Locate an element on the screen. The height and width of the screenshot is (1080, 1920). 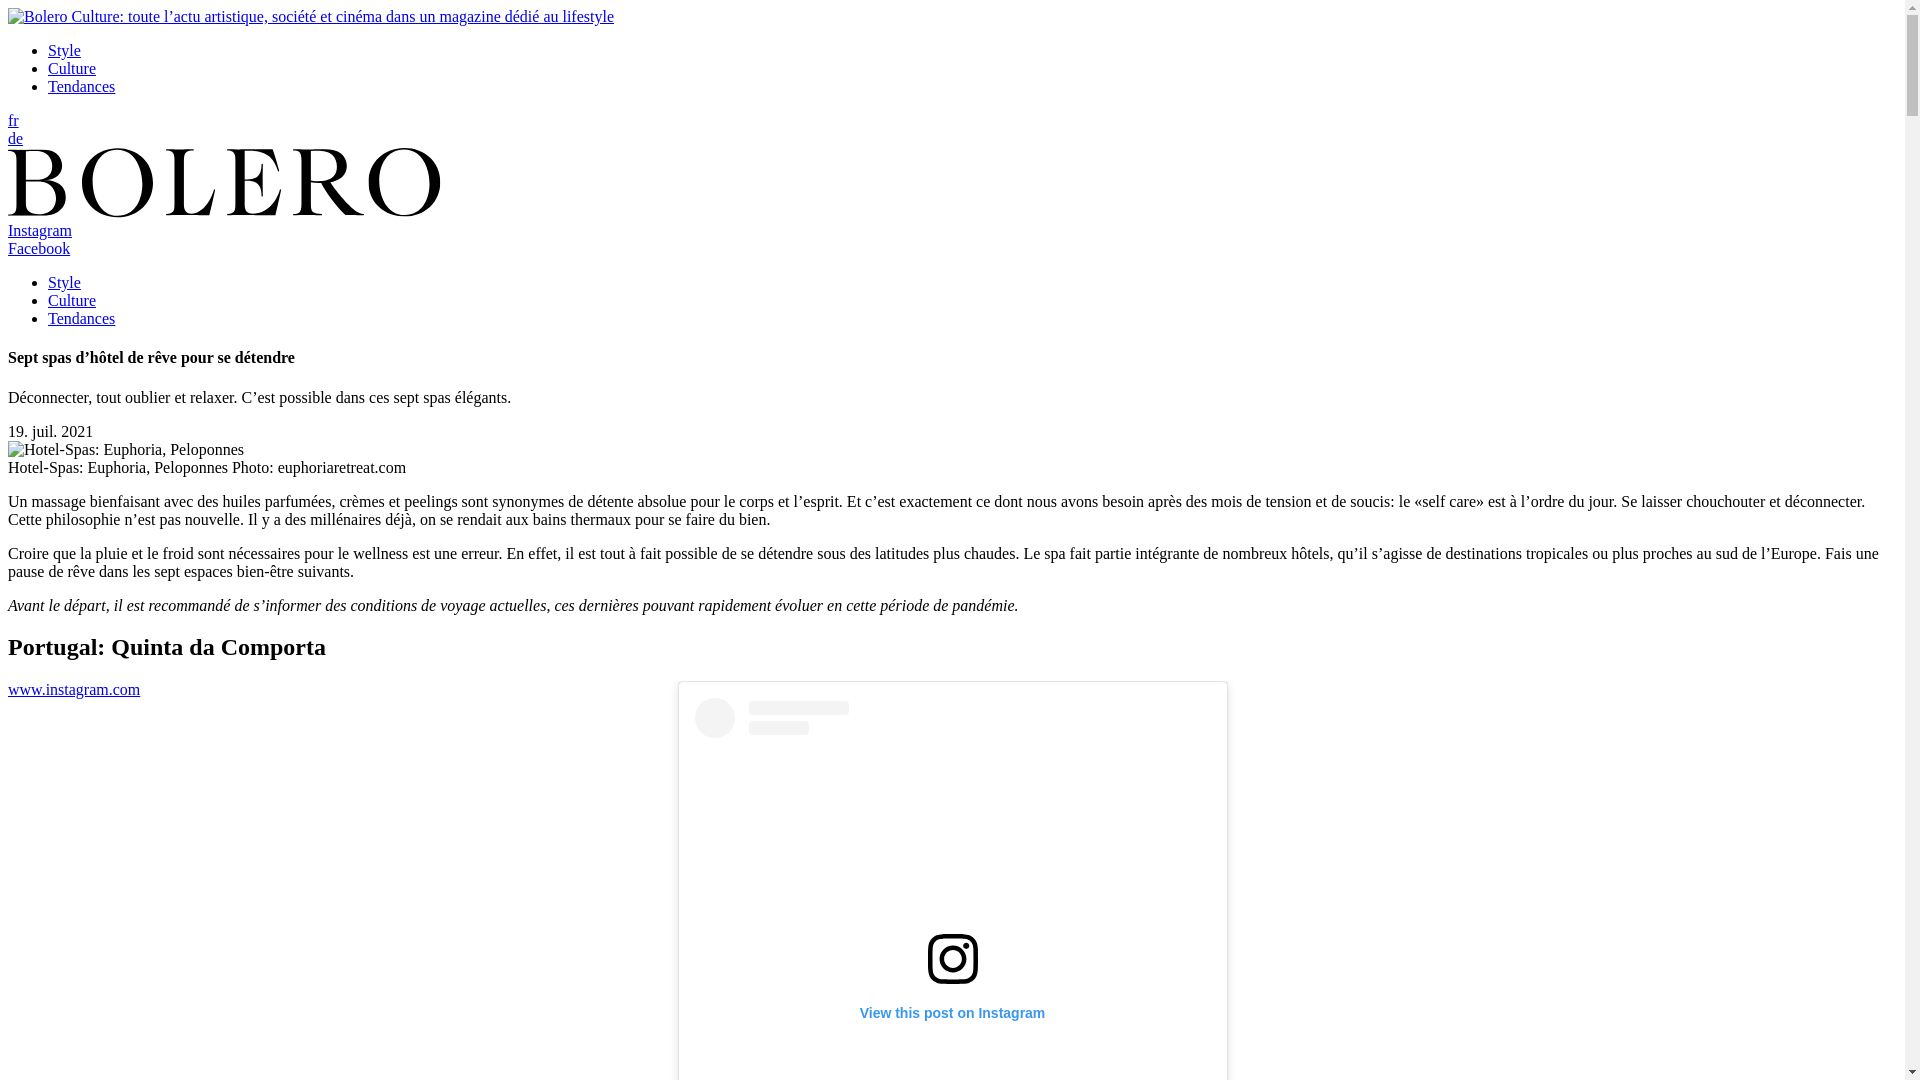
'Hotel-Spas: Euphoria, Peloponnes' is located at coordinates (124, 450).